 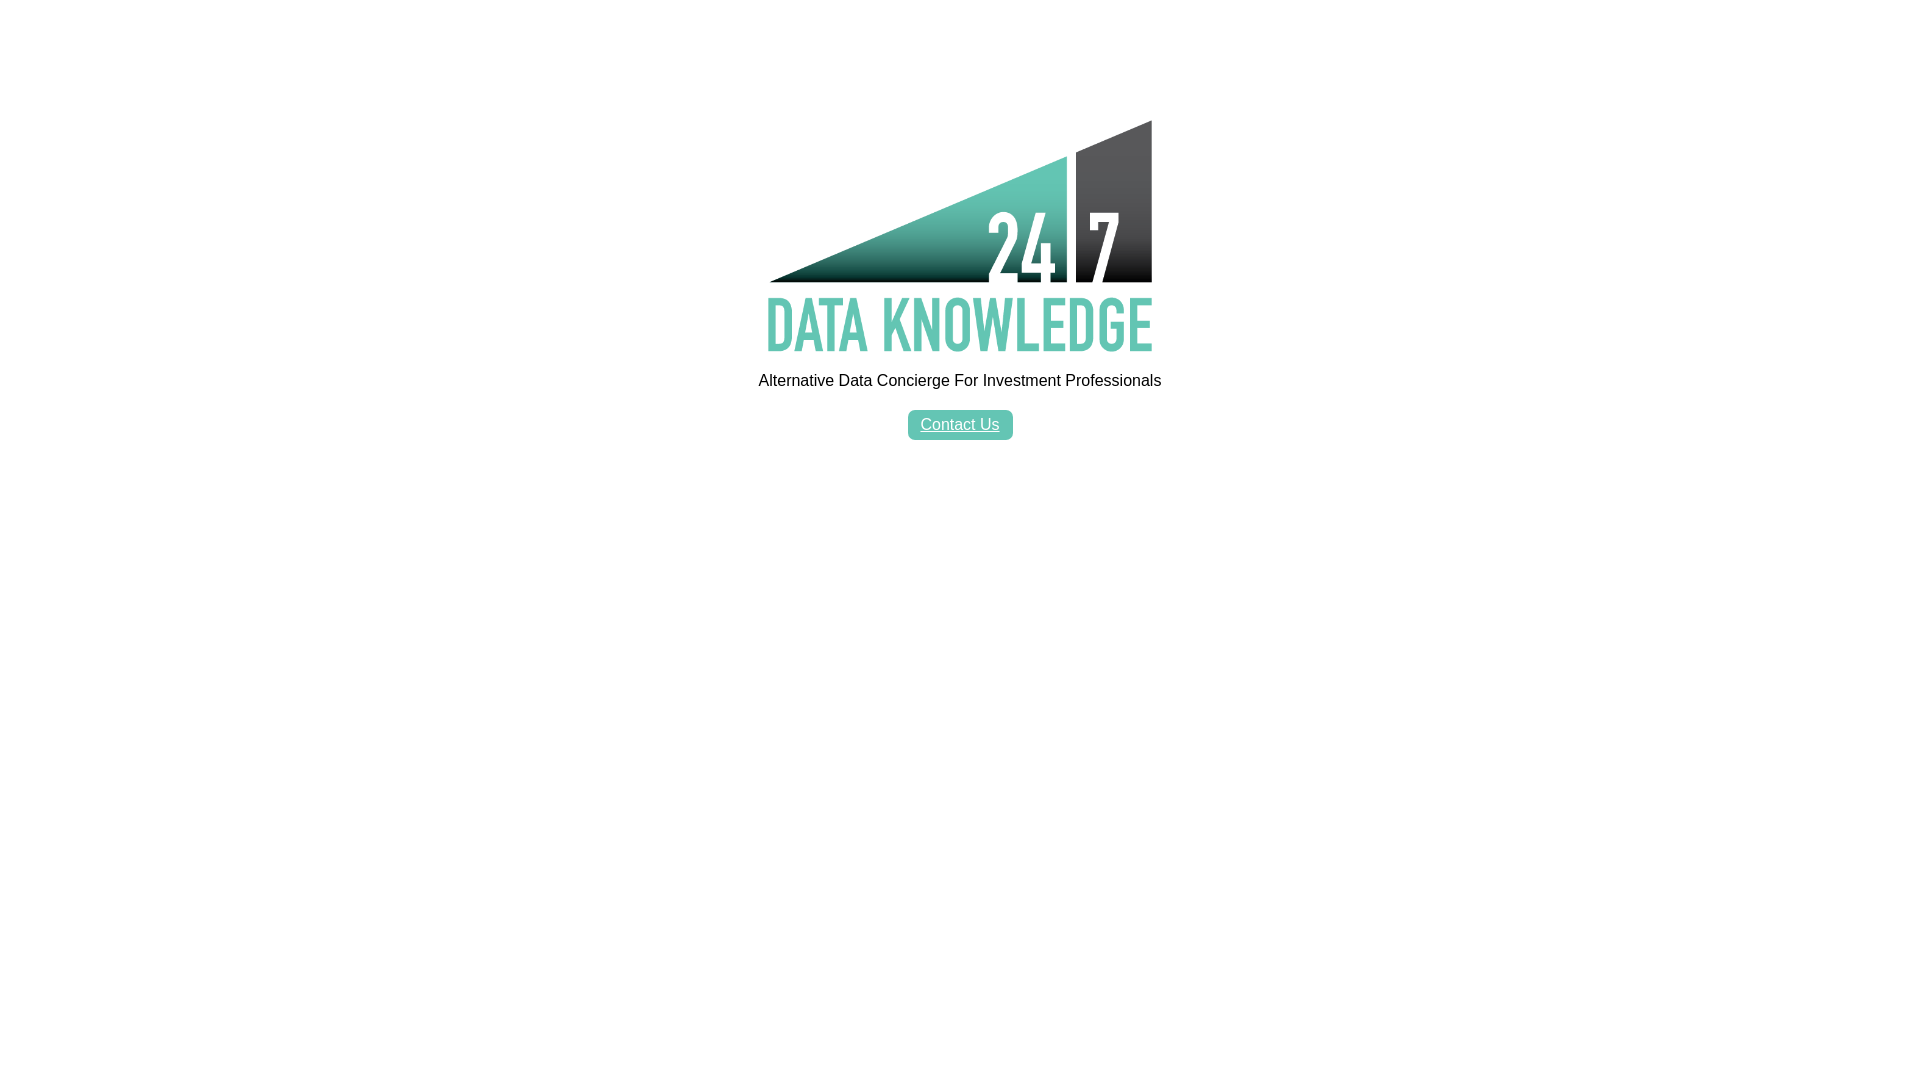 I want to click on 'Contact Us', so click(x=960, y=423).